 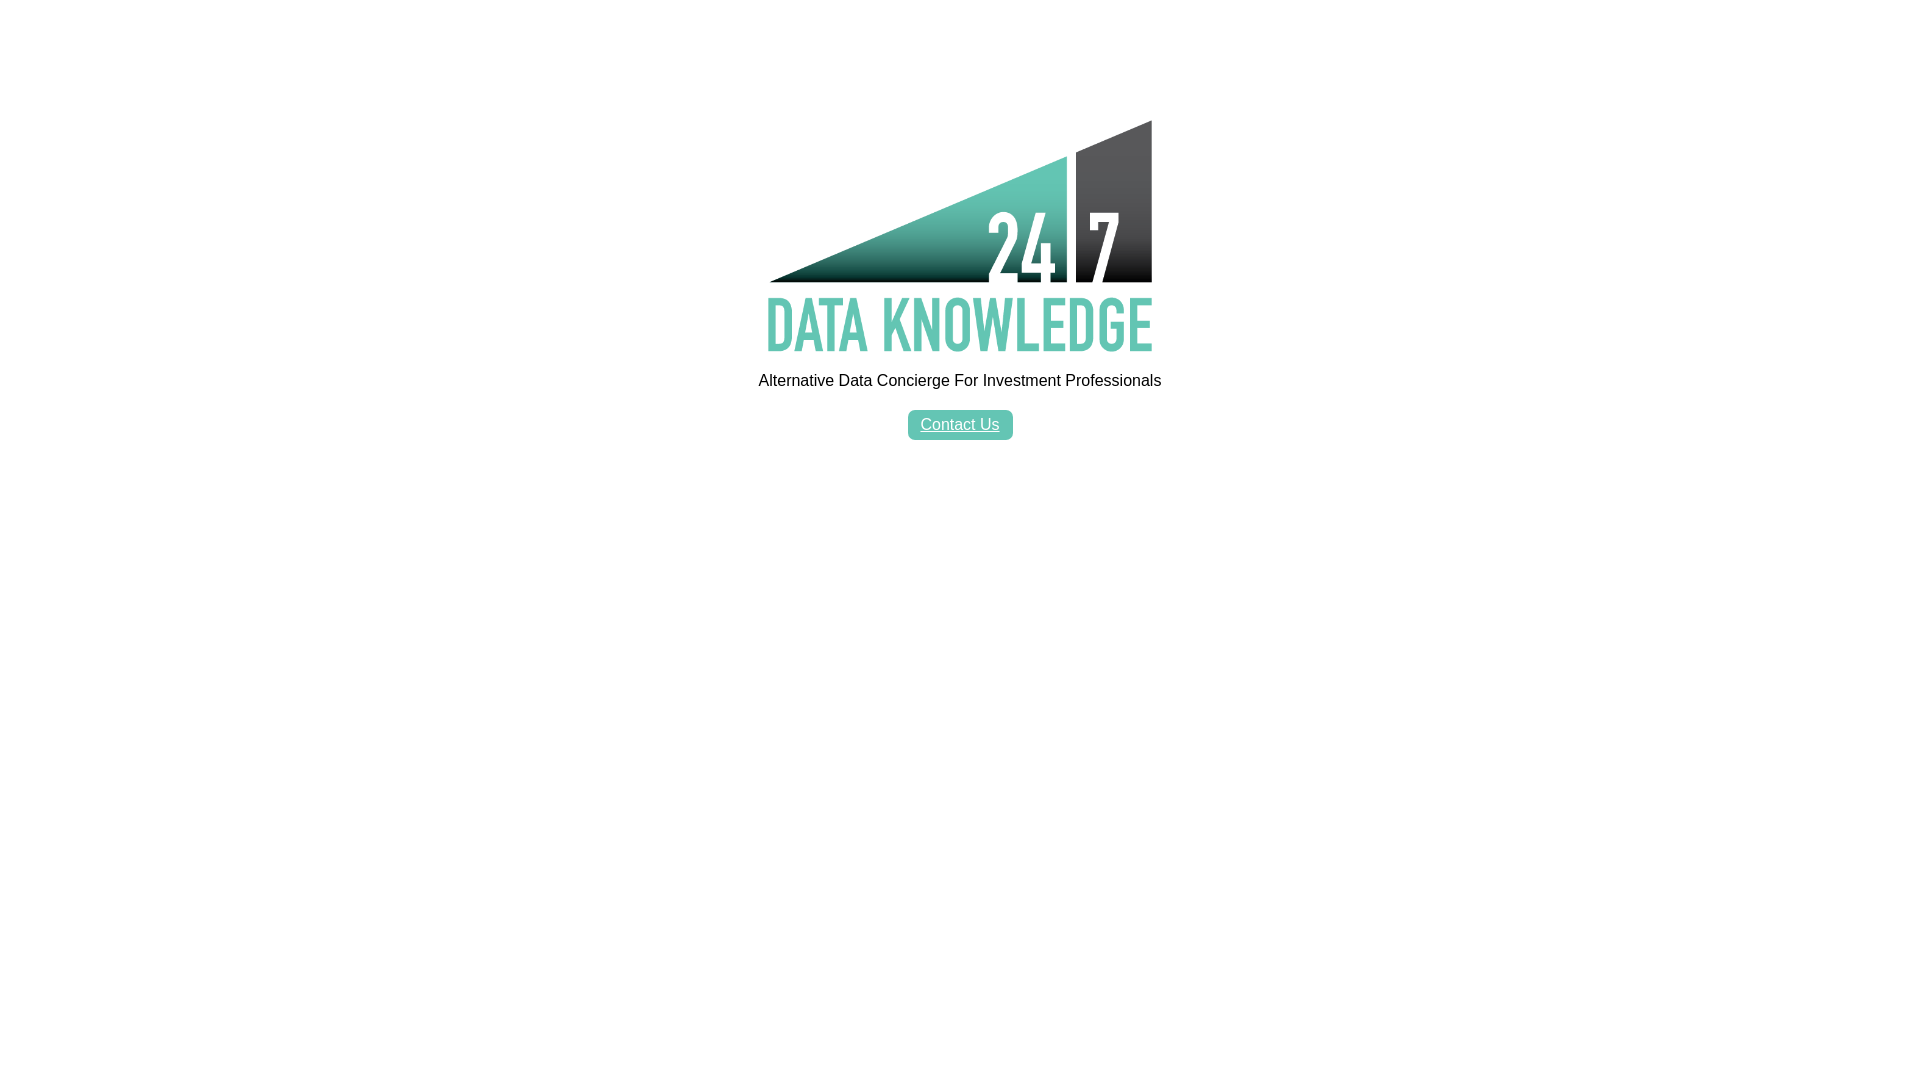 I want to click on 'Contact Us', so click(x=960, y=423).